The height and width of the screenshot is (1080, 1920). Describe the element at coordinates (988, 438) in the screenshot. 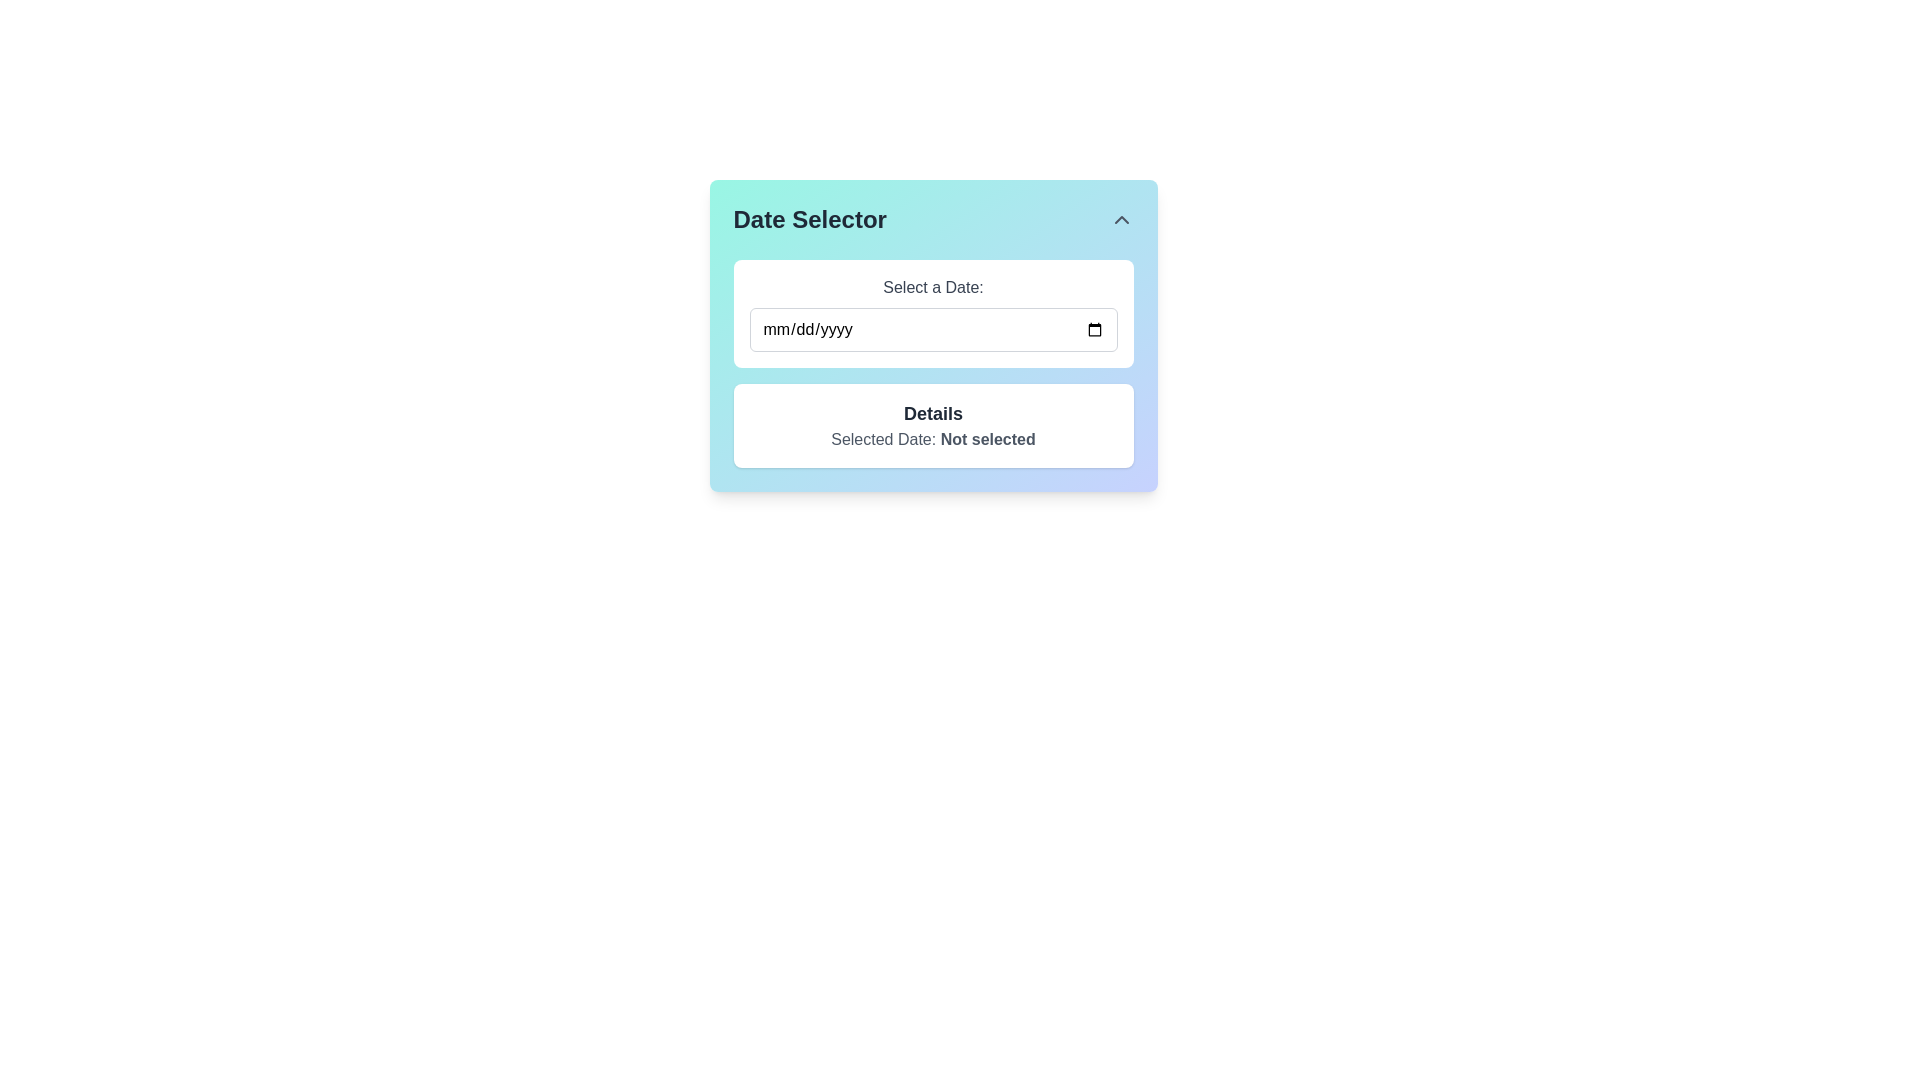

I see `the Text Label that indicates no date has been selected, located to the right of 'Selected Date:' in the 'Details' section` at that location.